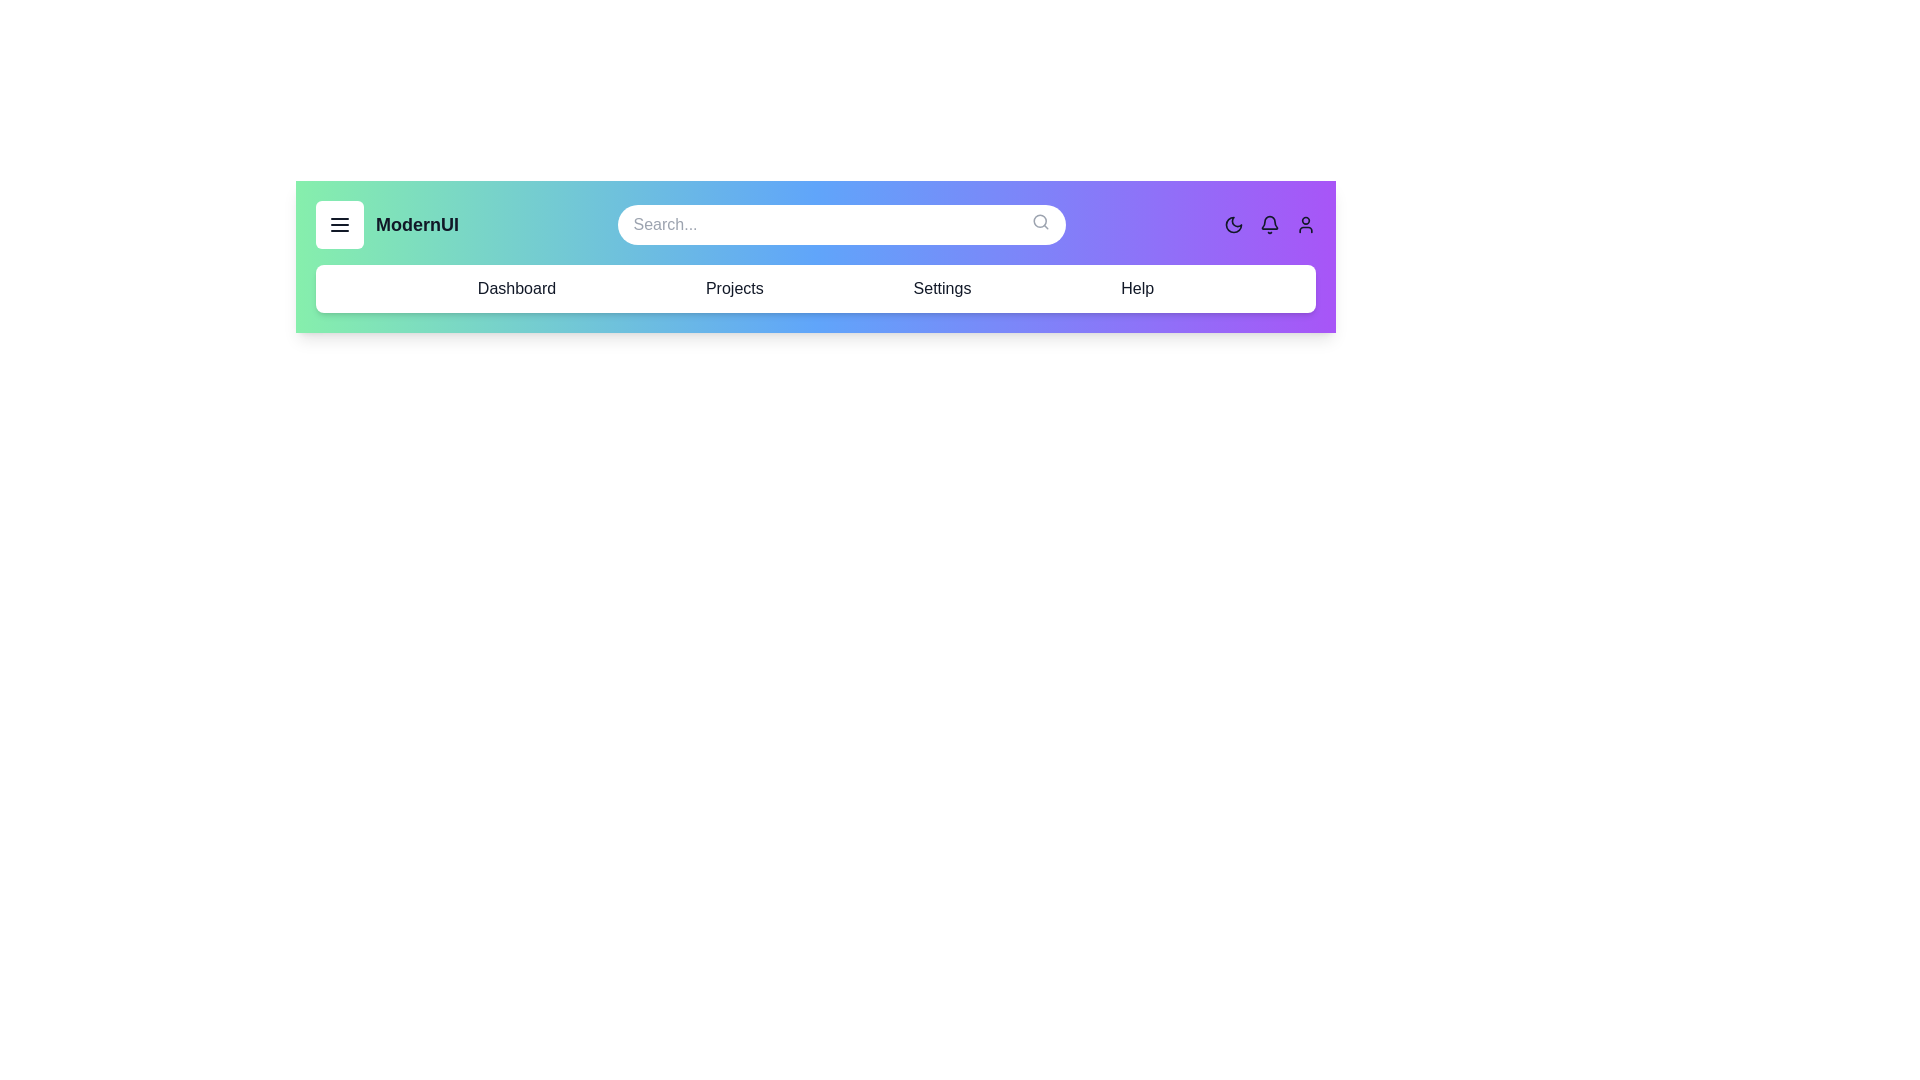  What do you see at coordinates (517, 289) in the screenshot?
I see `the navigation item labeled Dashboard` at bounding box center [517, 289].